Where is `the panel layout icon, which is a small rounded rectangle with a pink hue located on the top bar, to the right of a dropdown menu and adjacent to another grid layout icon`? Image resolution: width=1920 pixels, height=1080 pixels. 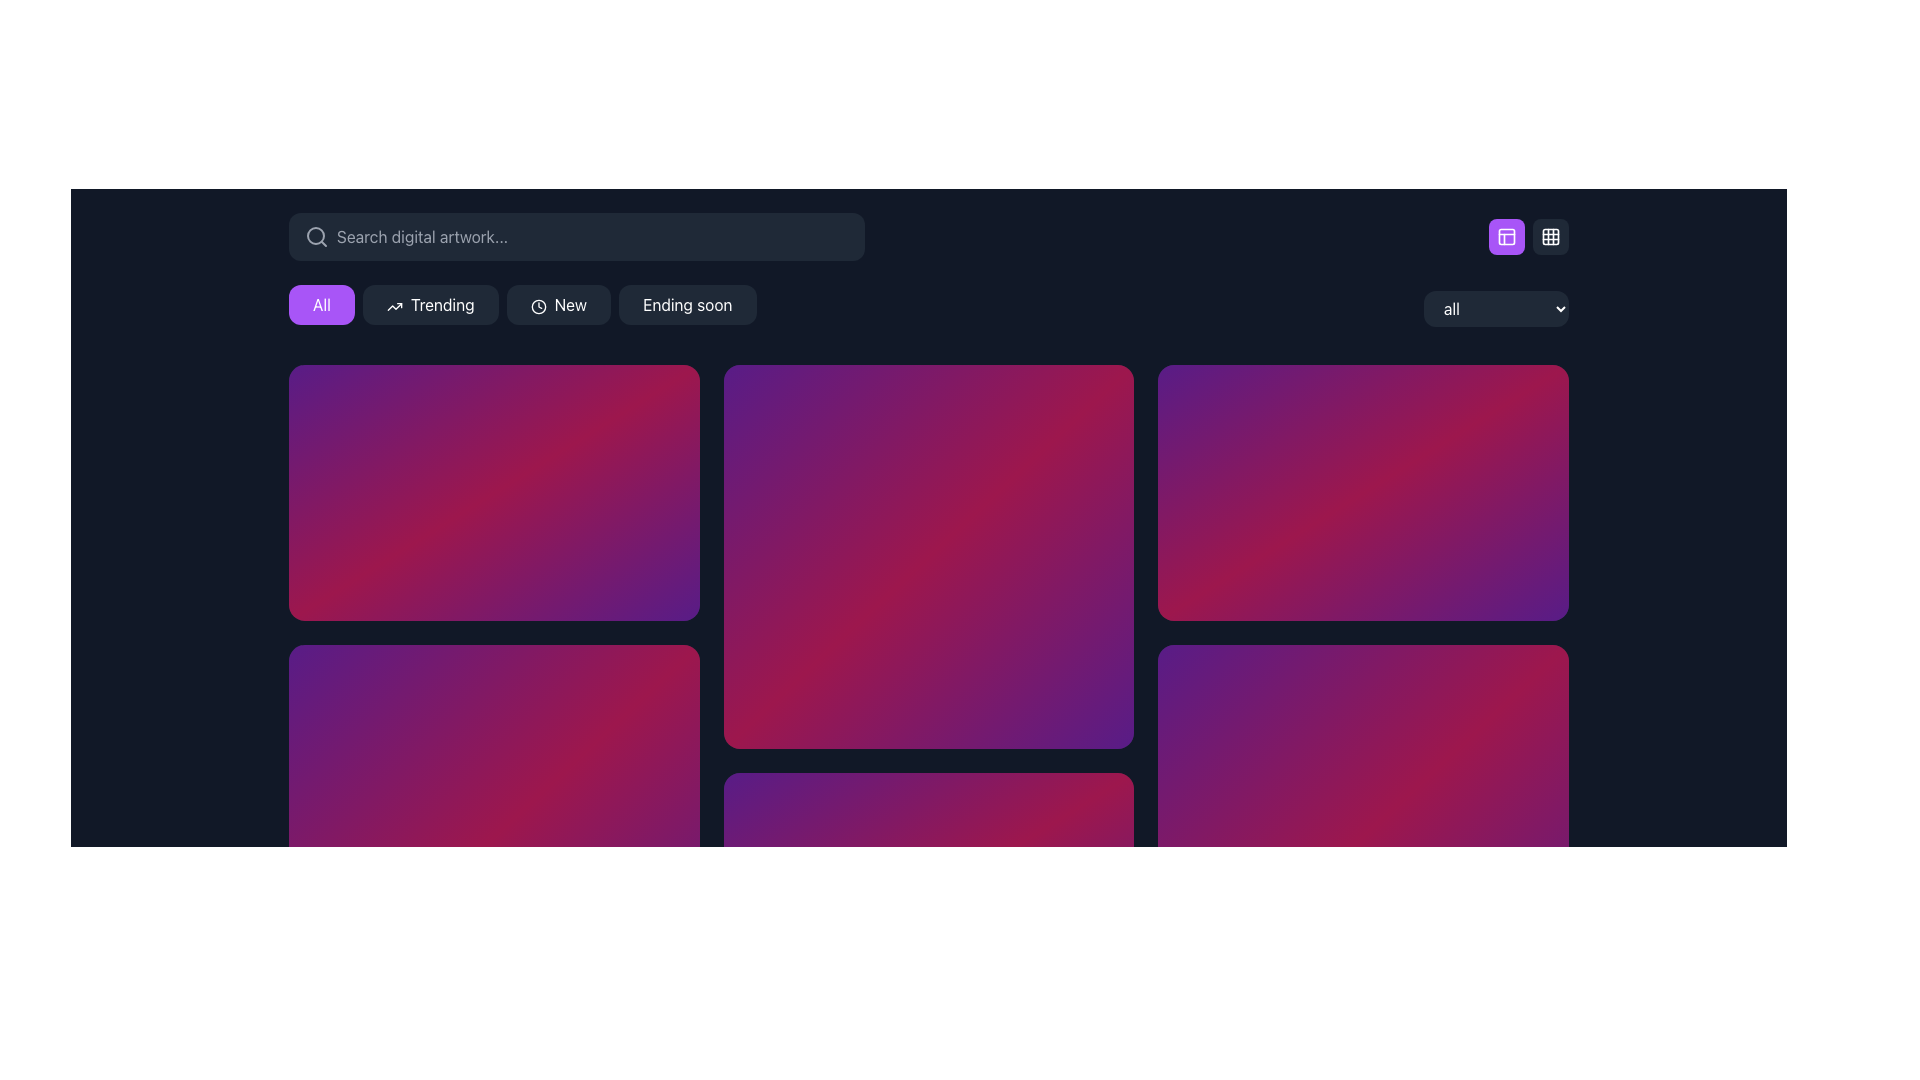 the panel layout icon, which is a small rounded rectangle with a pink hue located on the top bar, to the right of a dropdown menu and adjacent to another grid layout icon is located at coordinates (1507, 235).